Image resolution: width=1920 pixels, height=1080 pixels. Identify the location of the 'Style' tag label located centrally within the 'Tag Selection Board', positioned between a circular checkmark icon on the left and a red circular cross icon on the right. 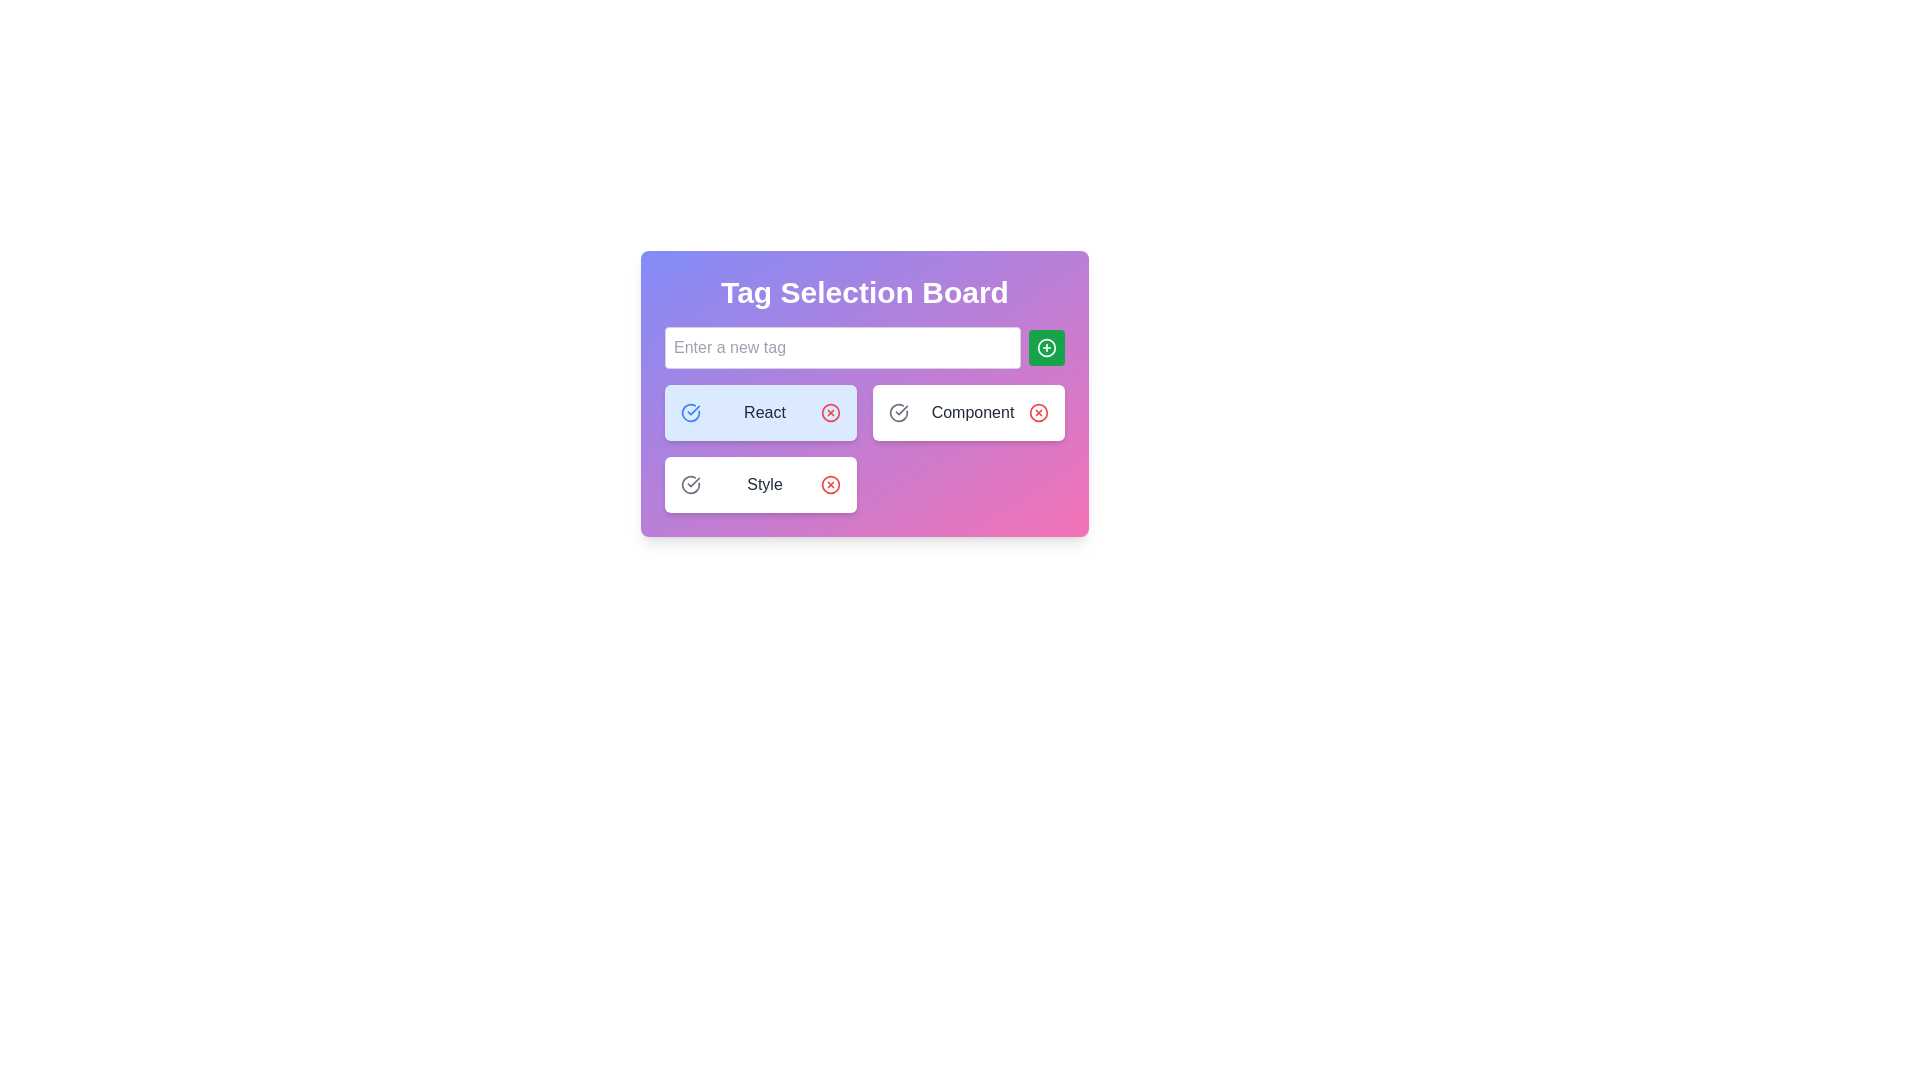
(763, 485).